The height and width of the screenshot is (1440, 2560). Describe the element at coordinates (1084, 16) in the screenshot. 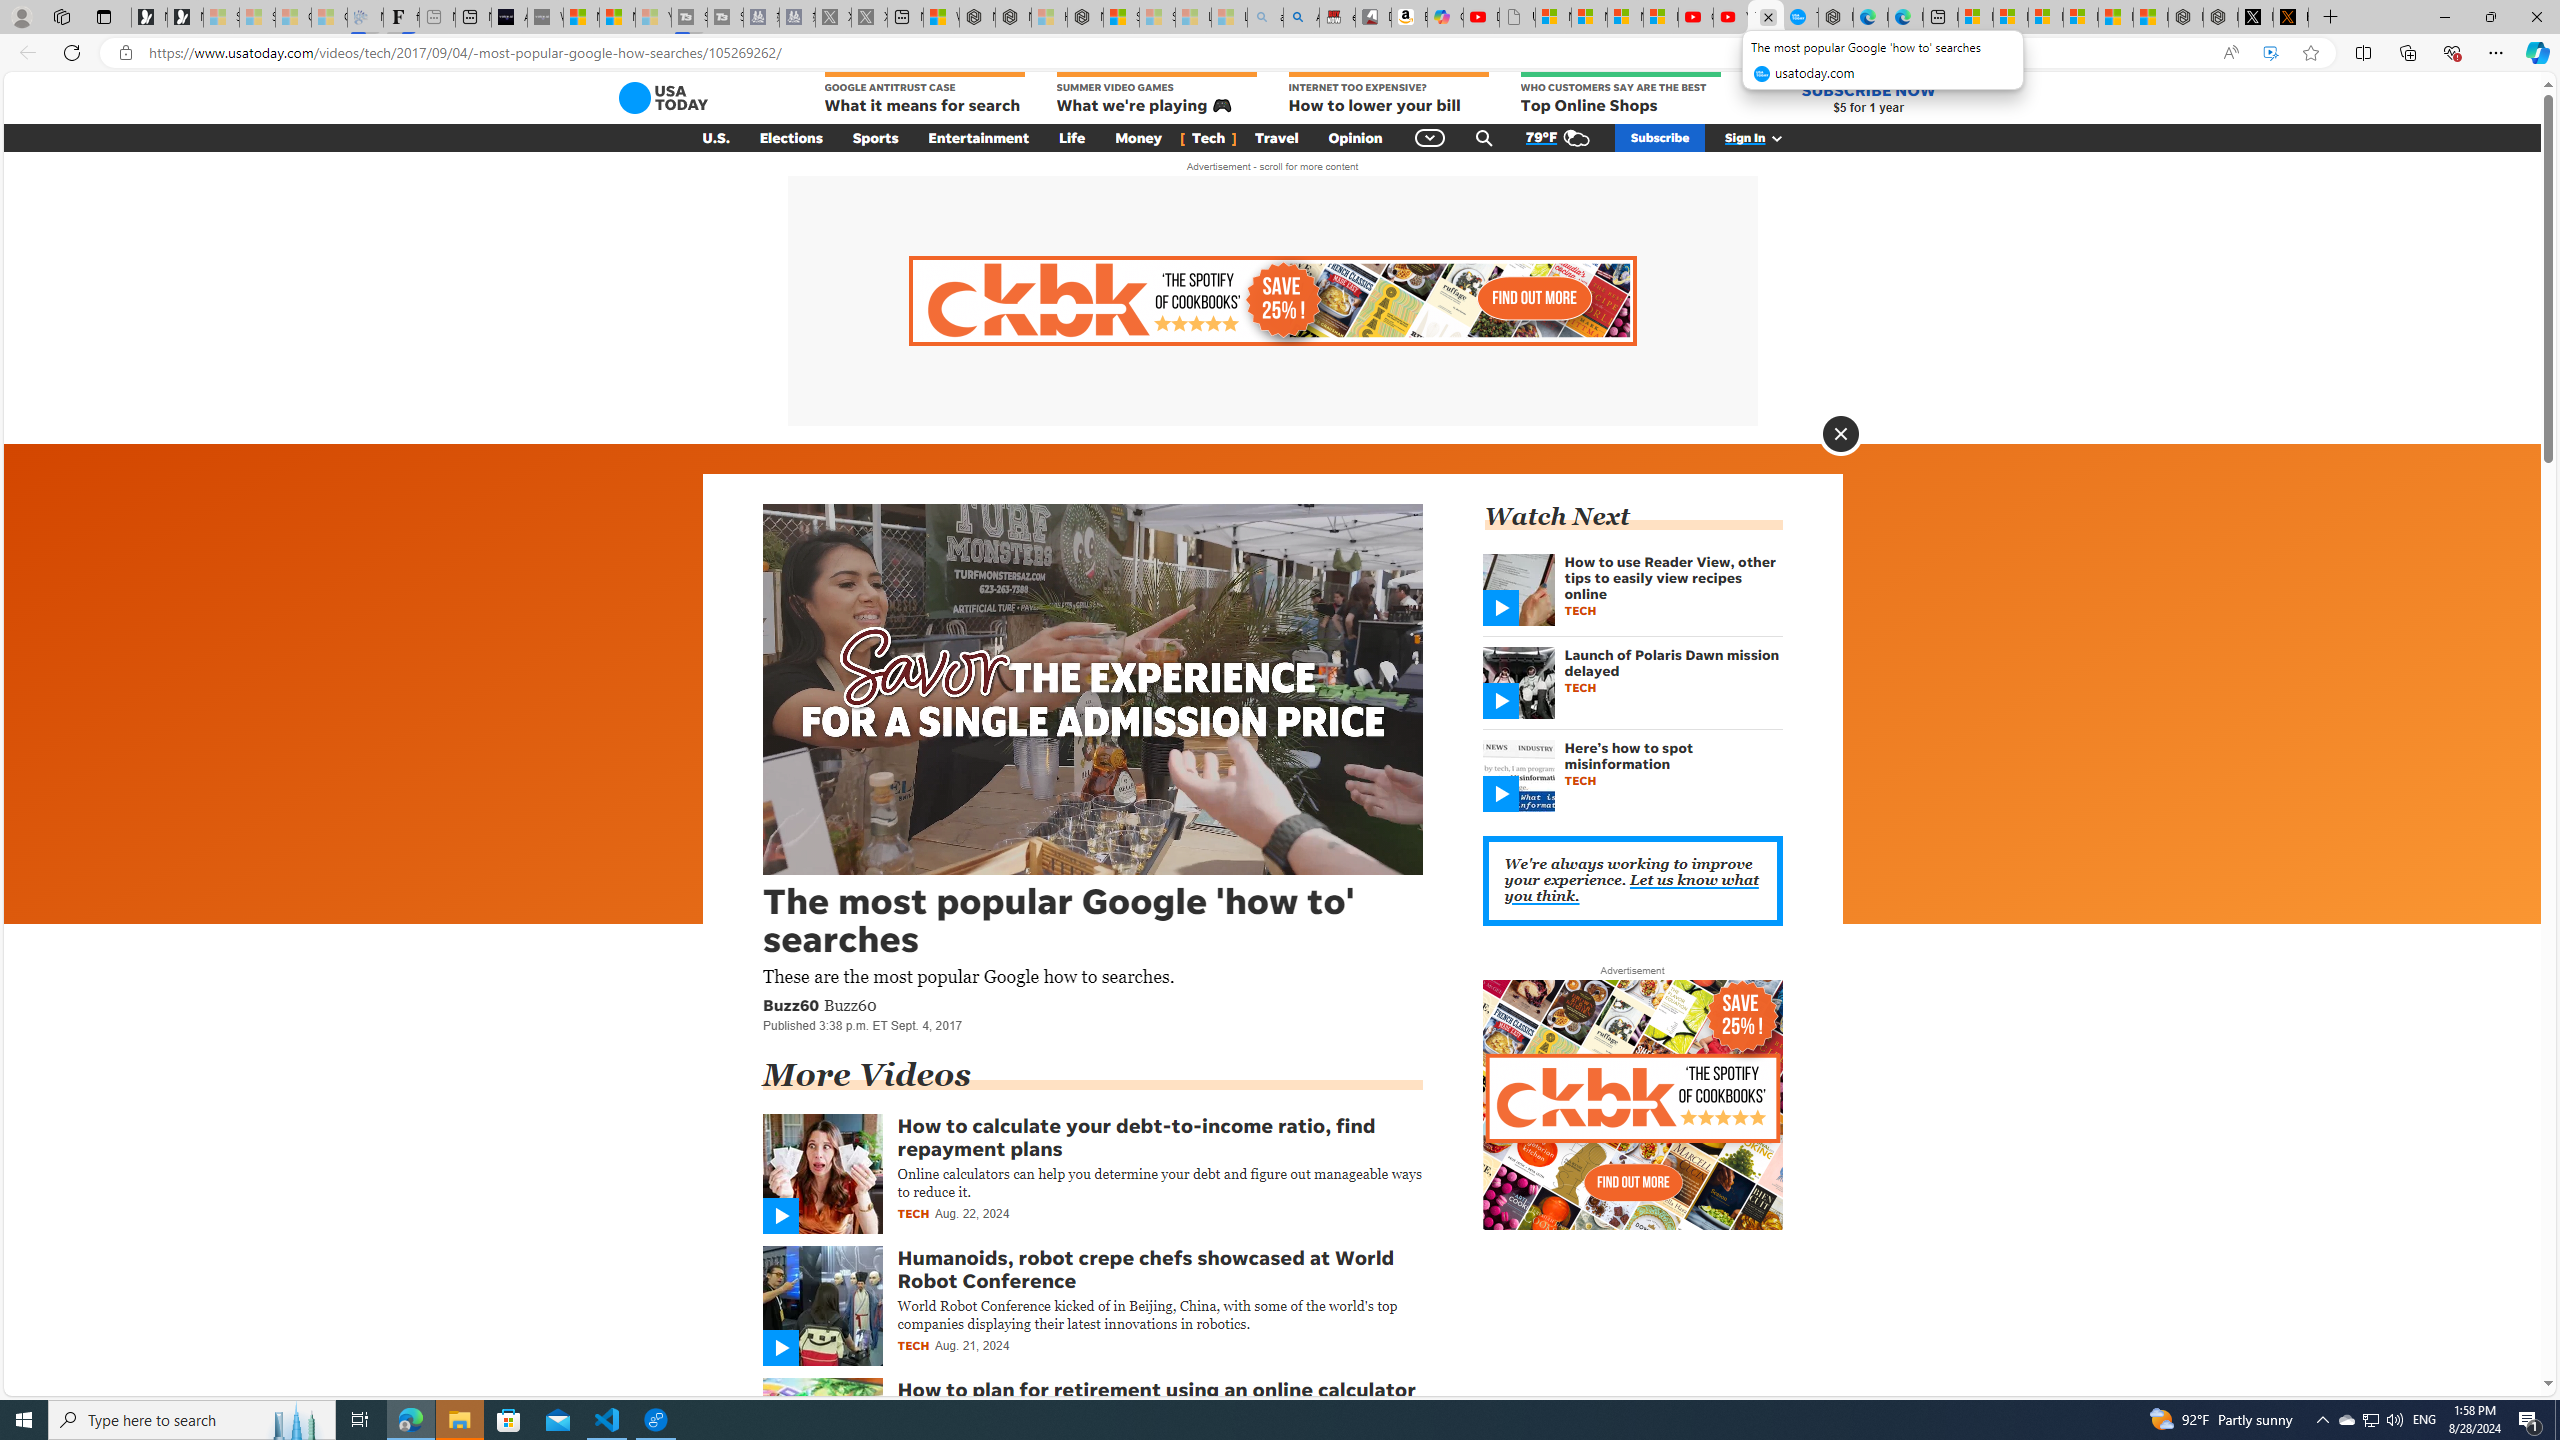

I see `'Nordace - Nordace Siena Is Not An Ordinary Backpack'` at that location.